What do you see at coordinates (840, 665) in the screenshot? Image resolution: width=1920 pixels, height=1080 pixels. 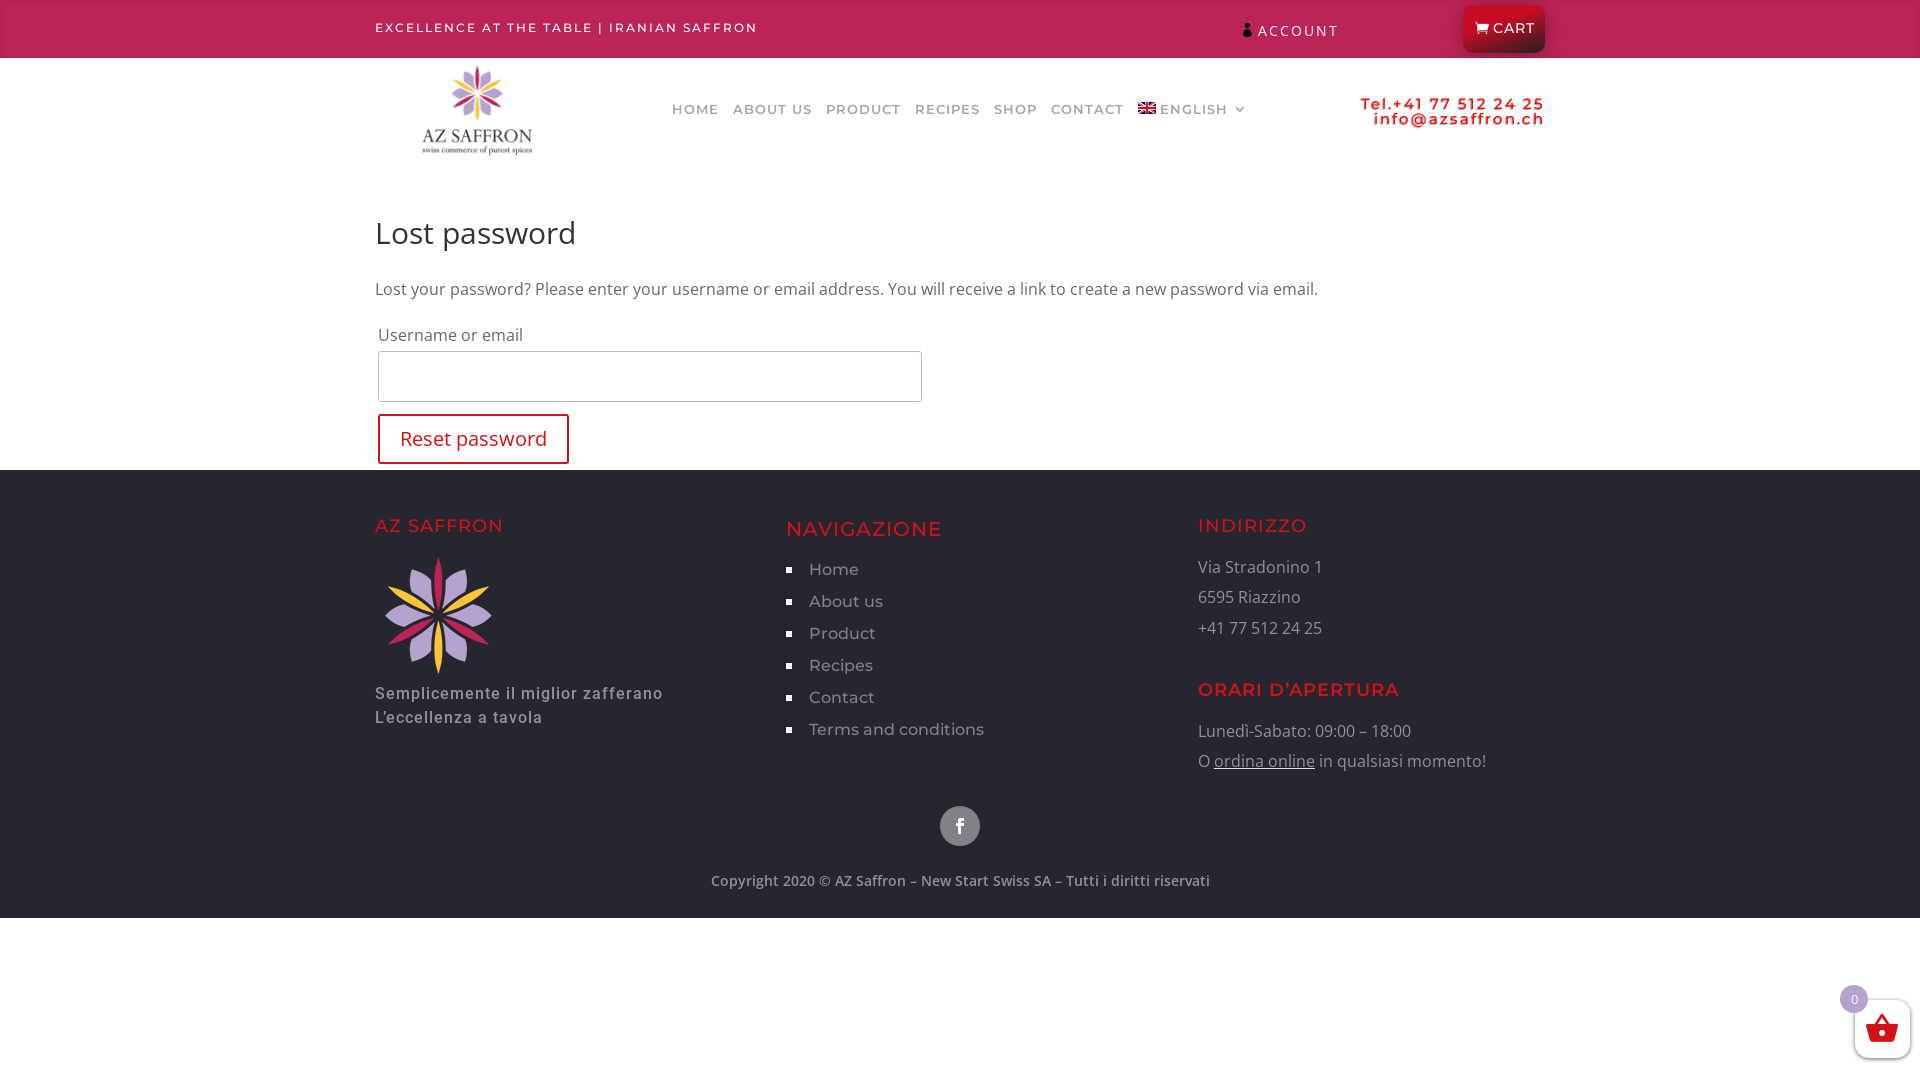 I see `'Recipes'` at bounding box center [840, 665].